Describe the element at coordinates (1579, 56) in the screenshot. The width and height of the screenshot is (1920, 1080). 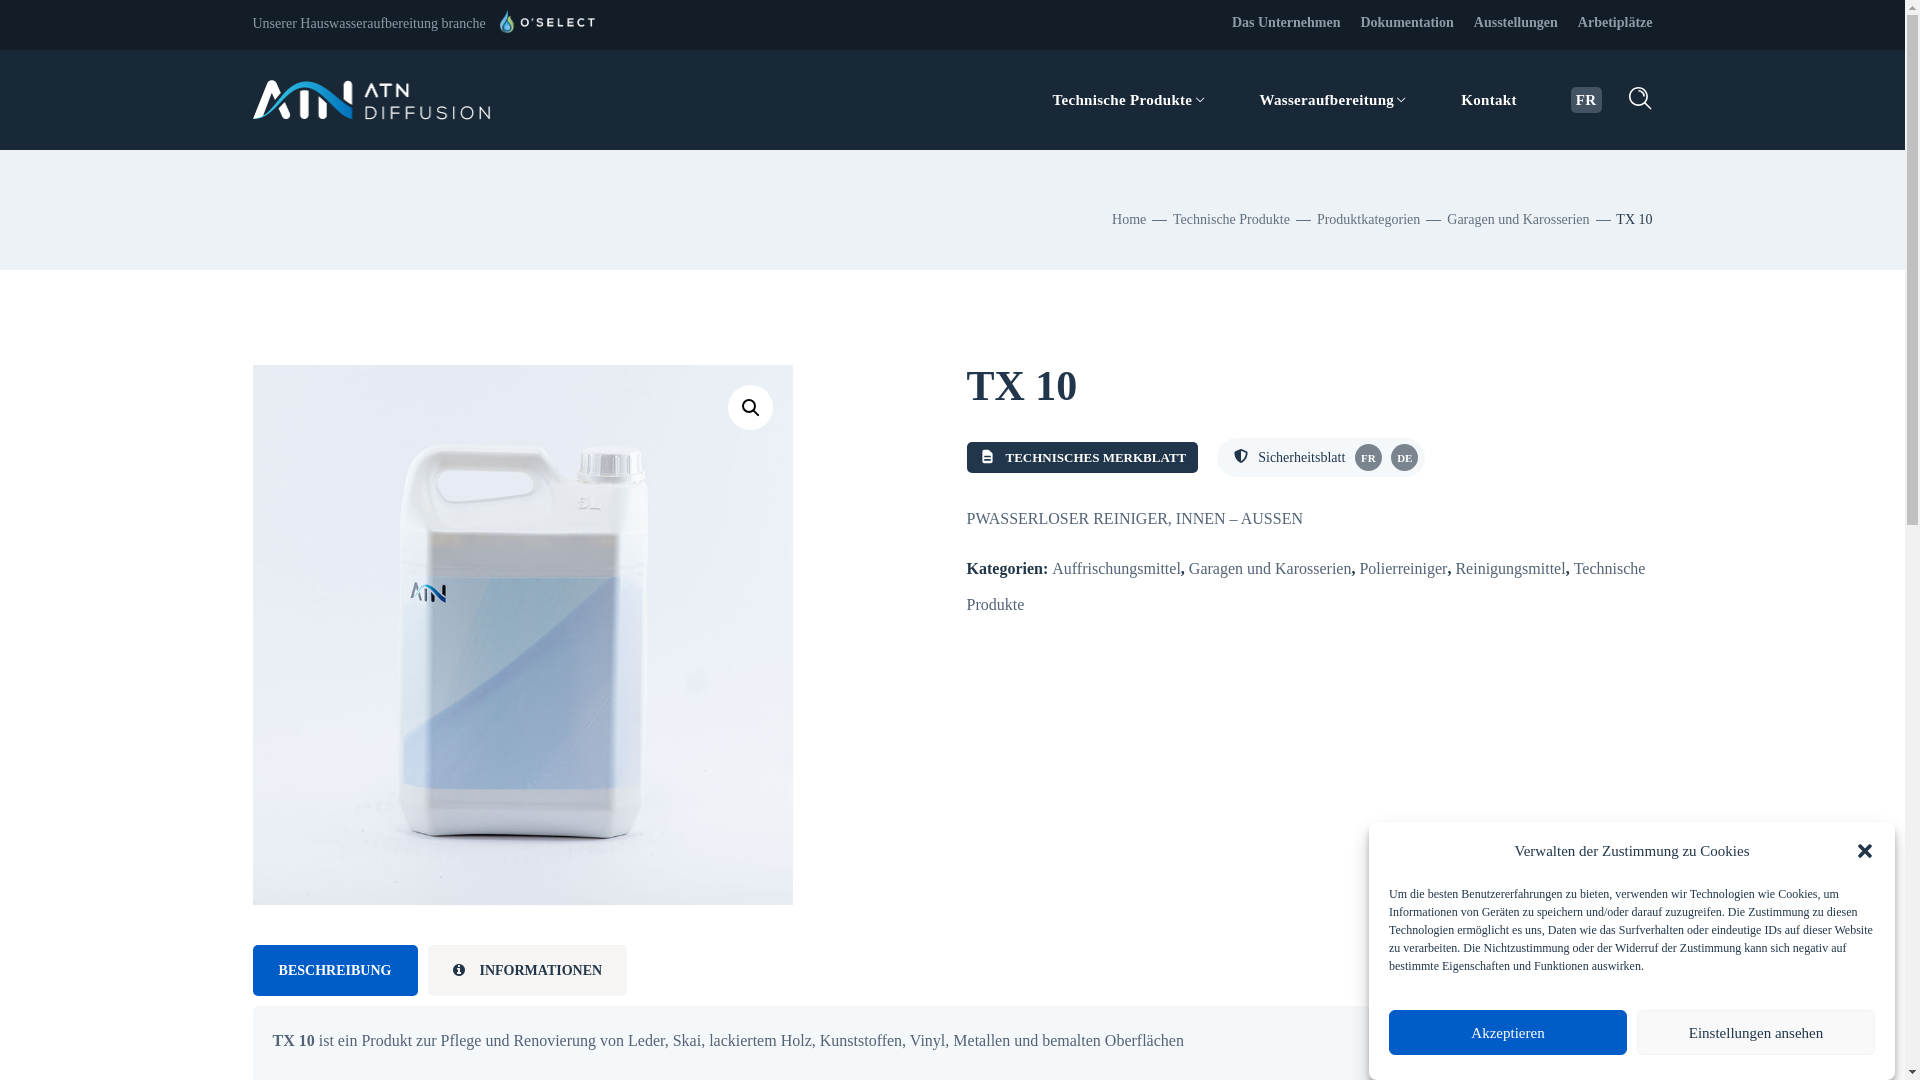
I see `'Suchen'` at that location.